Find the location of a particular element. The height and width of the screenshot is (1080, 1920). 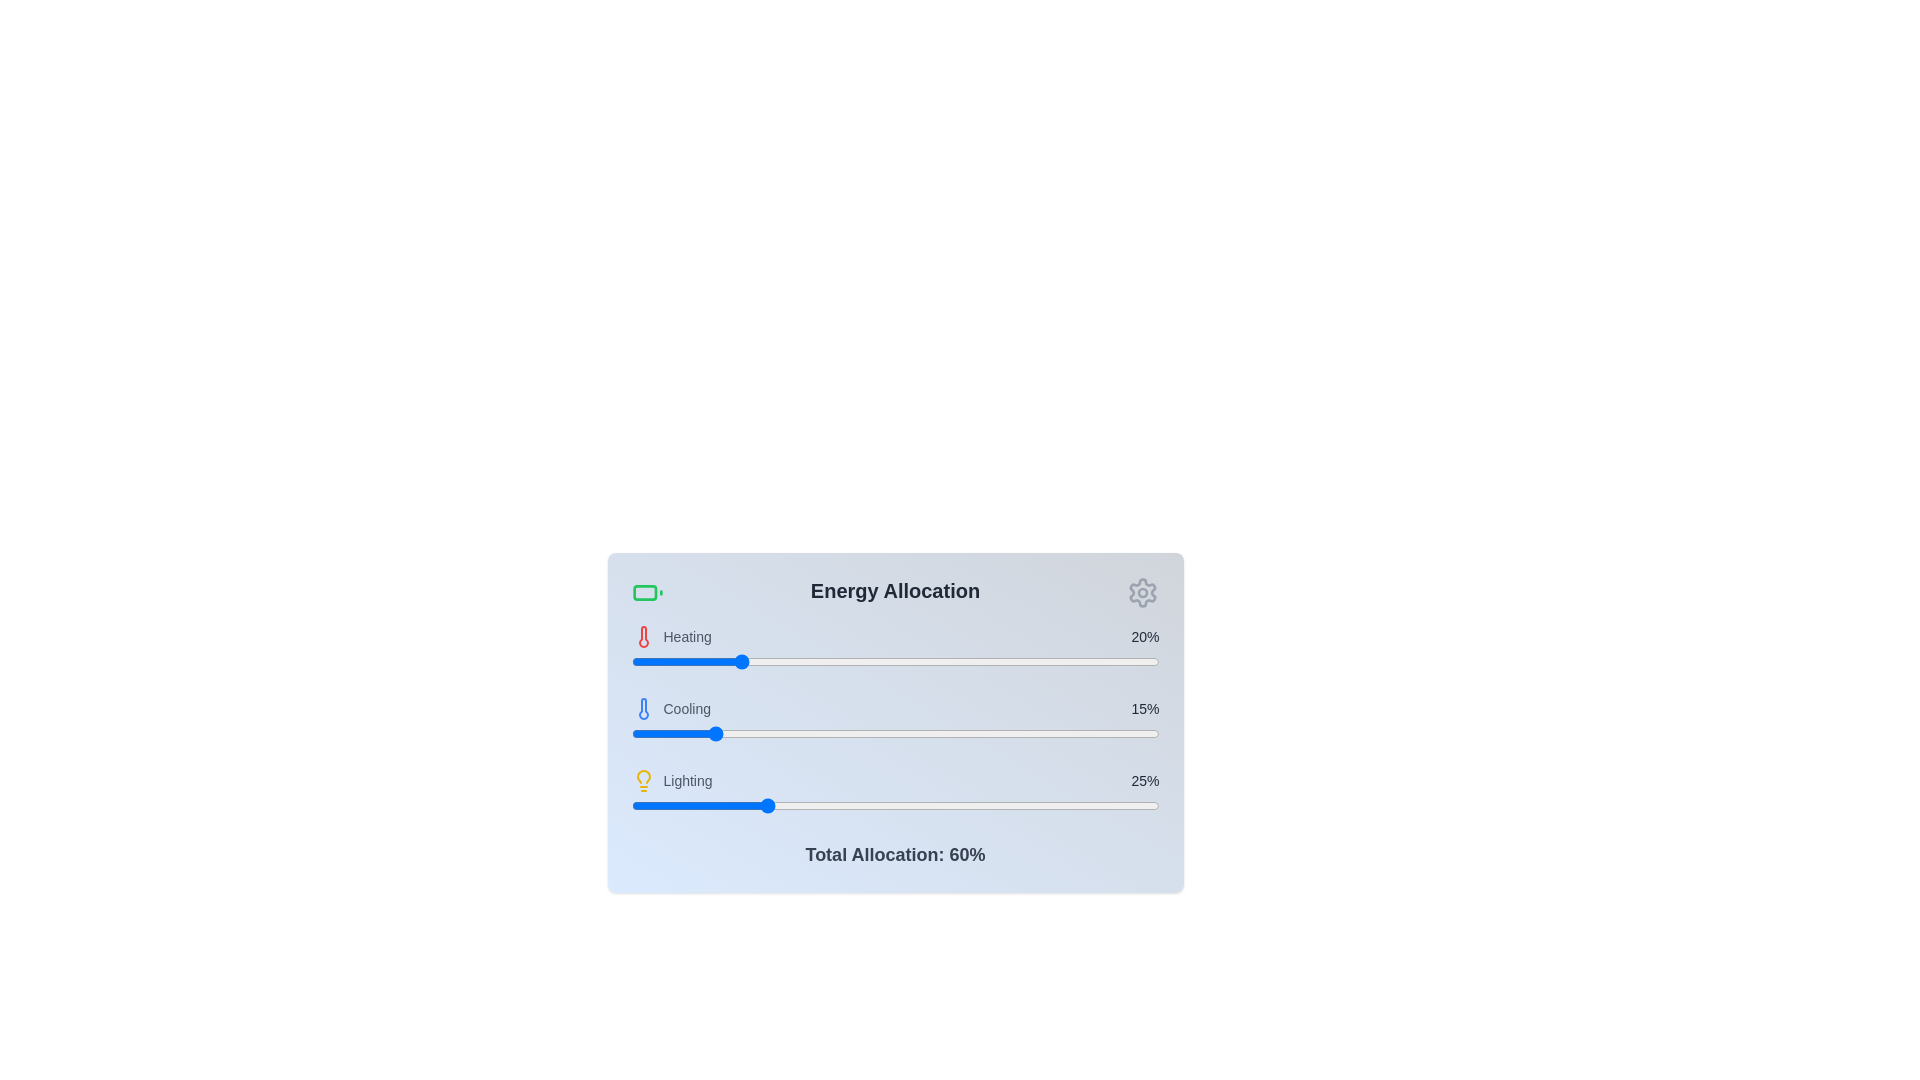

the lighting allocation slider to 36% is located at coordinates (821, 805).